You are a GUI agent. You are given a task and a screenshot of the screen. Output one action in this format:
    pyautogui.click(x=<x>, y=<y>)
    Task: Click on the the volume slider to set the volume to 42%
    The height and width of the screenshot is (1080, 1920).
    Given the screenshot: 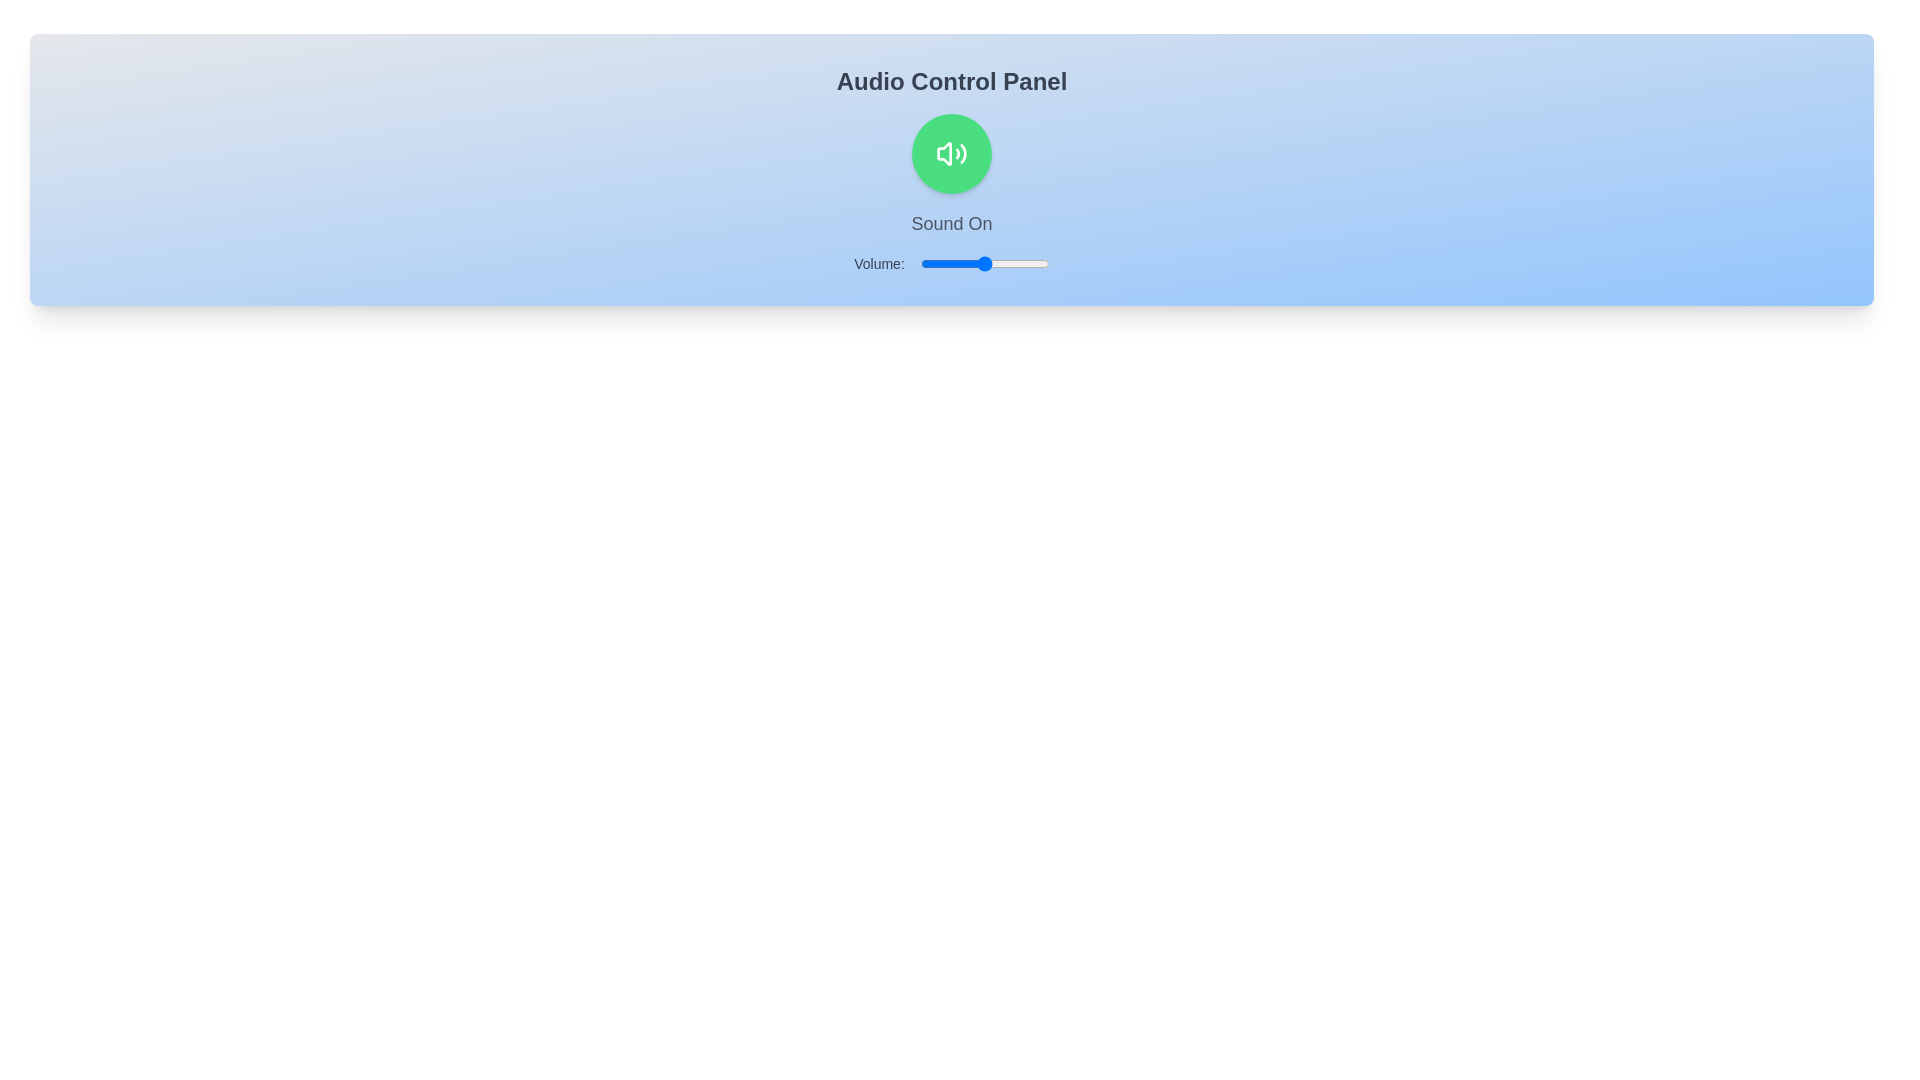 What is the action you would take?
    pyautogui.click(x=974, y=262)
    